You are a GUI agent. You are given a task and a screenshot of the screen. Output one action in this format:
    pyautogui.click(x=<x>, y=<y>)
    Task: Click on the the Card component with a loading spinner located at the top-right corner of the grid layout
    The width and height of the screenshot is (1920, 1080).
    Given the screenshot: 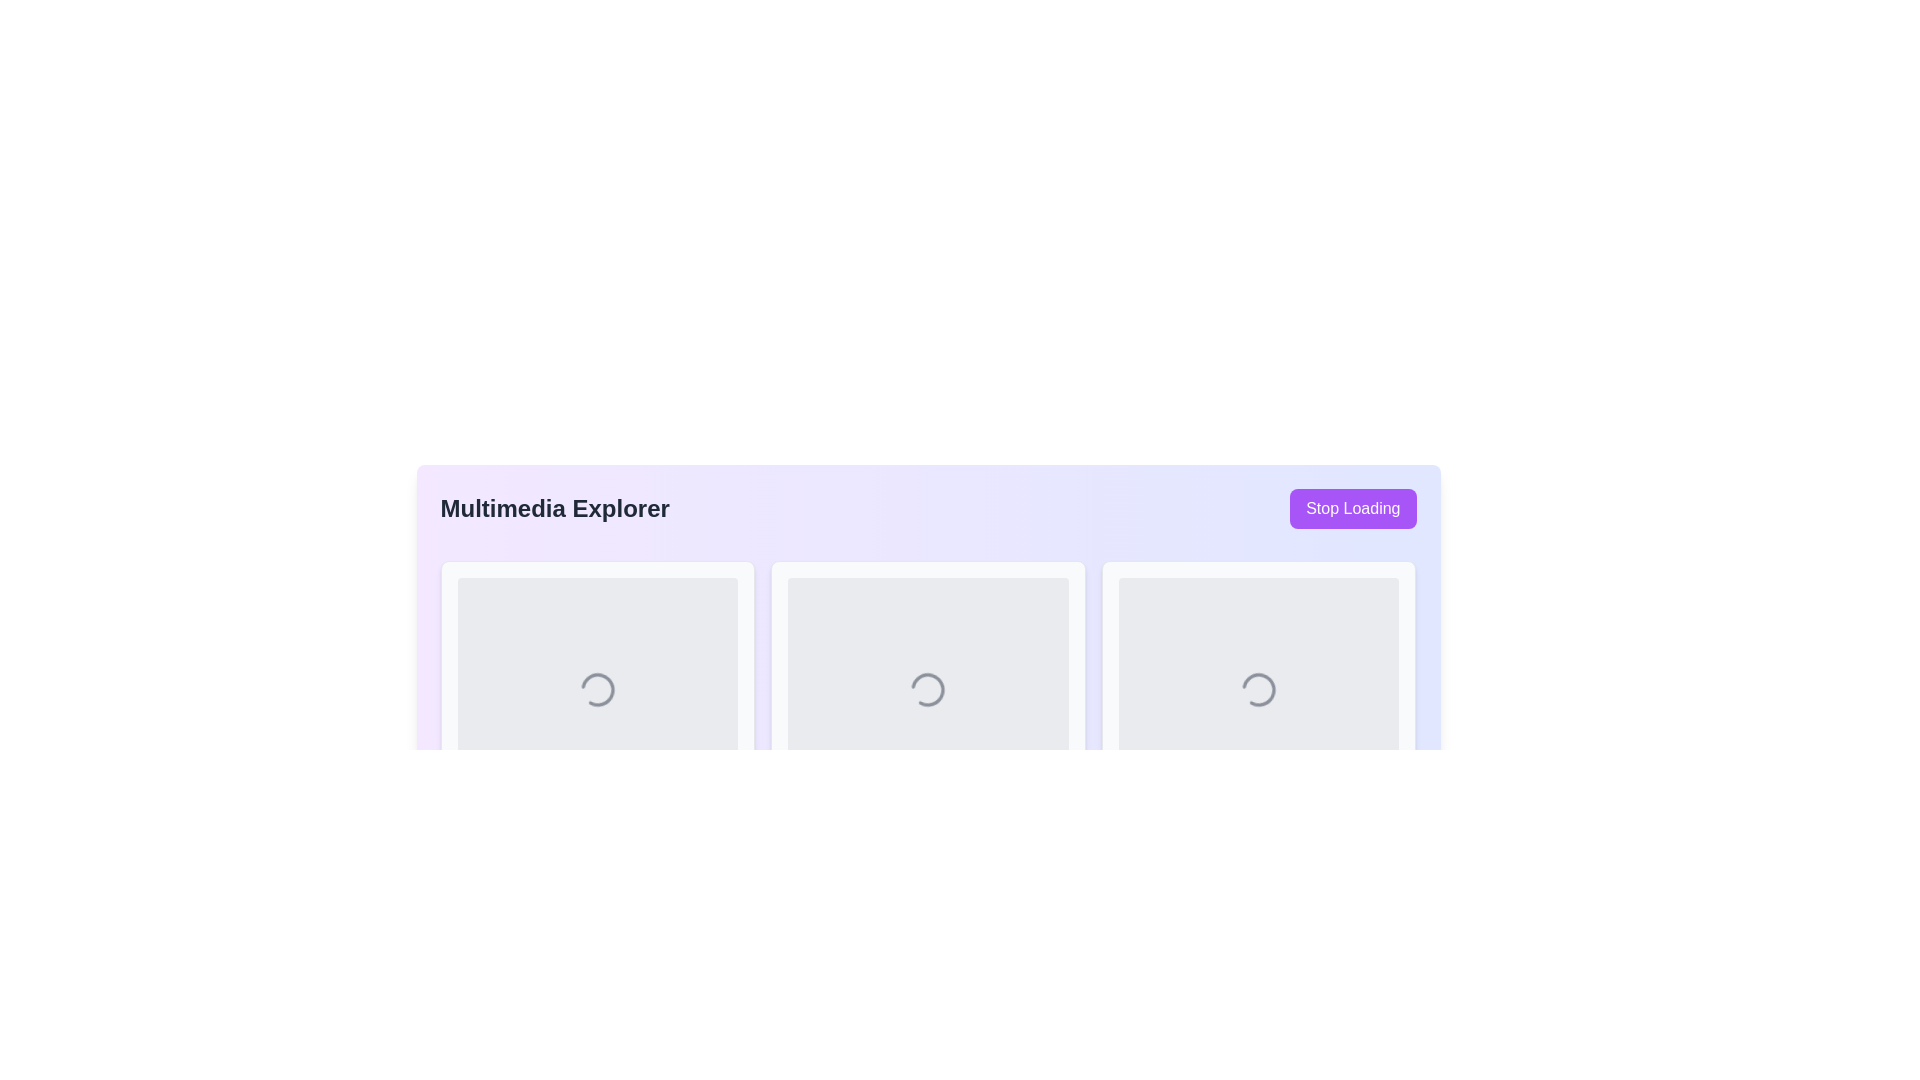 What is the action you would take?
    pyautogui.click(x=1258, y=715)
    